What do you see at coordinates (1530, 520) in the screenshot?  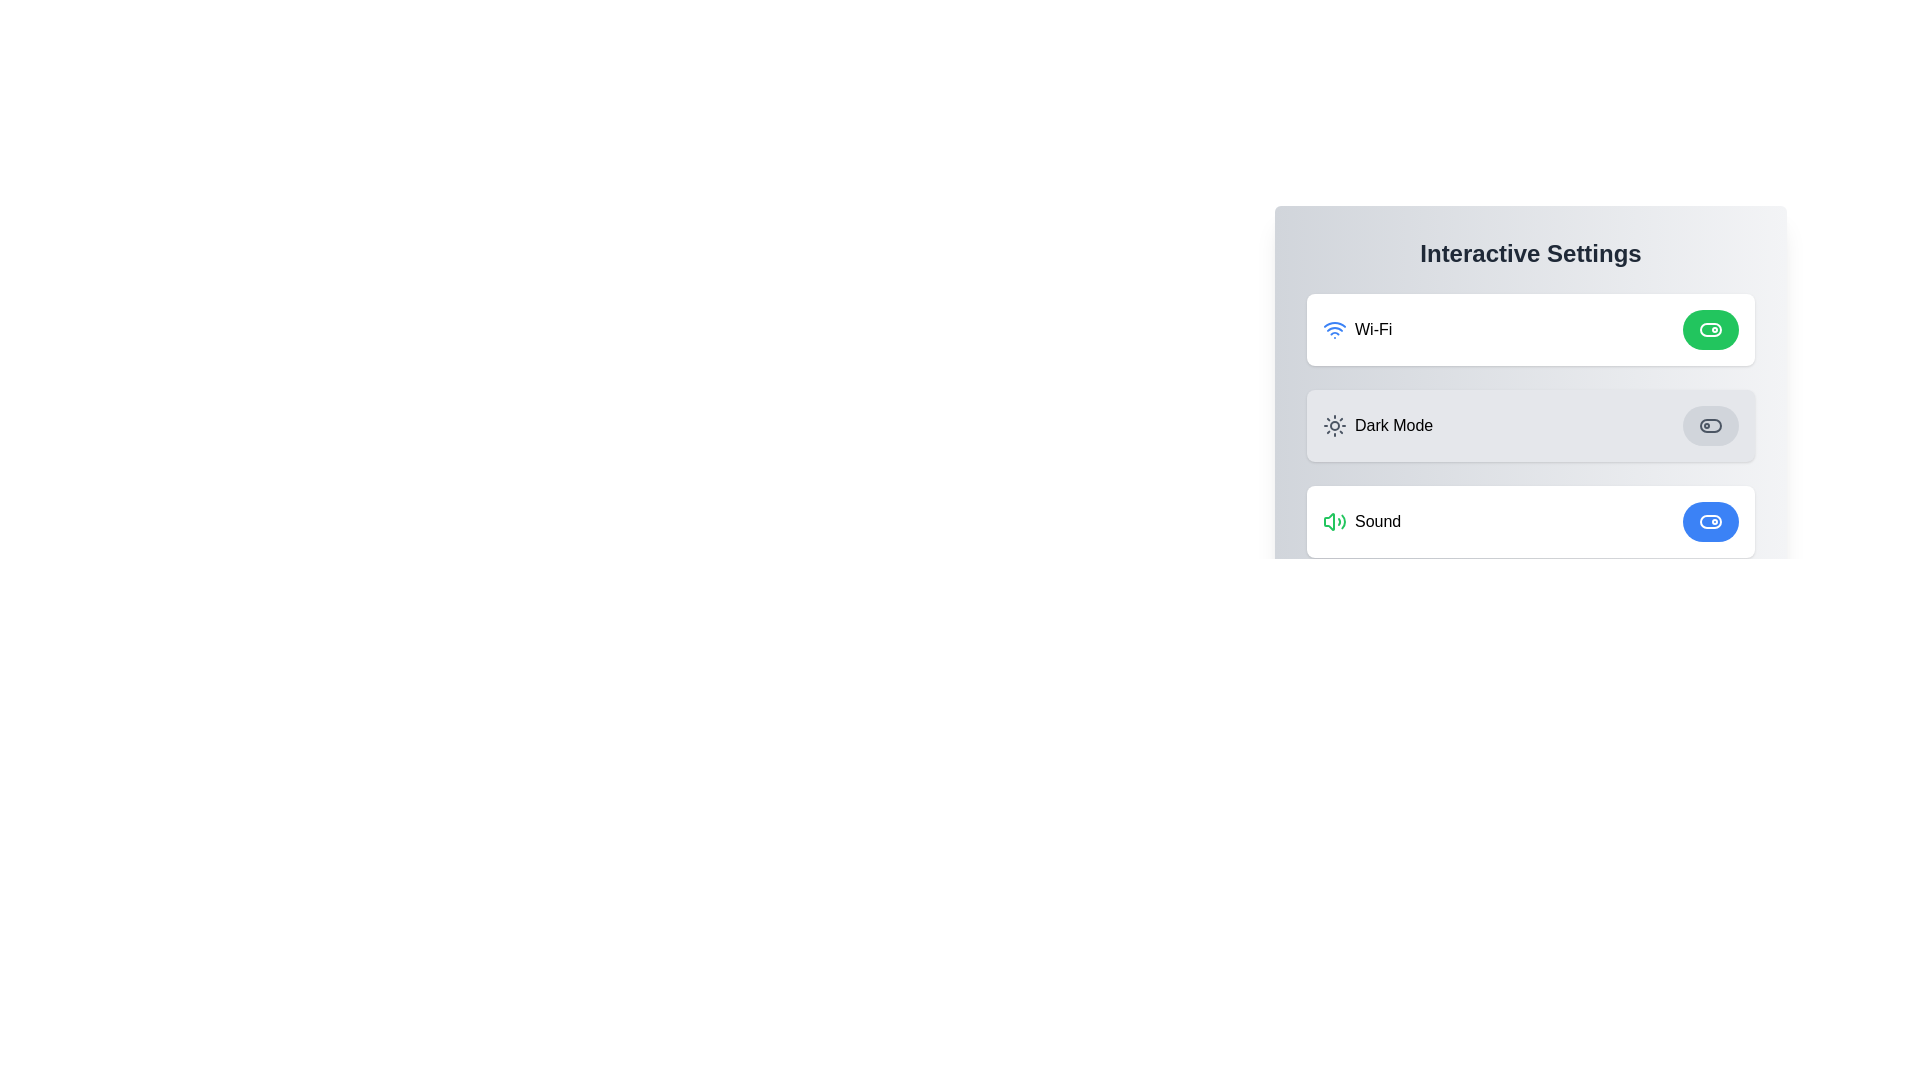 I see `the 'Sound' toggle control card, which is the third card in a vertical list containing a toggle button and the title 'Sound'` at bounding box center [1530, 520].